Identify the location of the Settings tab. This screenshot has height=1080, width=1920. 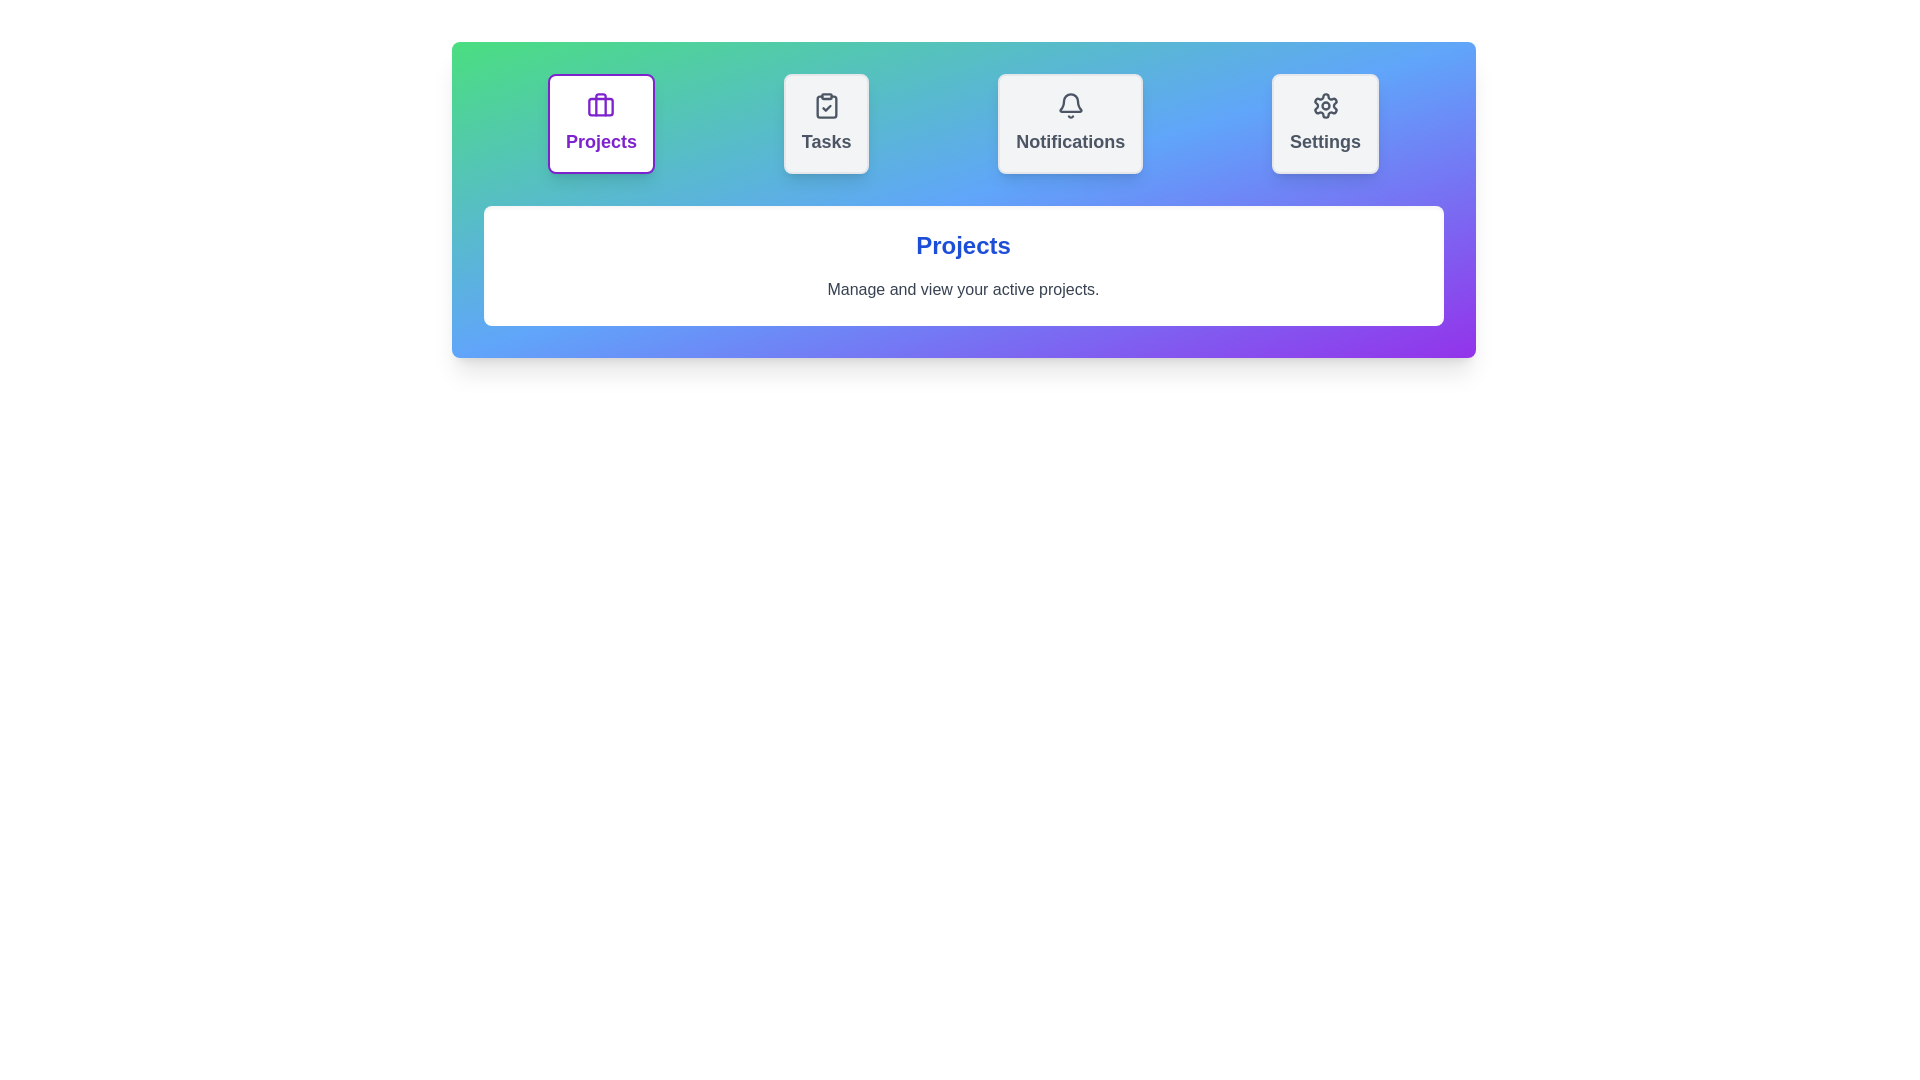
(1324, 123).